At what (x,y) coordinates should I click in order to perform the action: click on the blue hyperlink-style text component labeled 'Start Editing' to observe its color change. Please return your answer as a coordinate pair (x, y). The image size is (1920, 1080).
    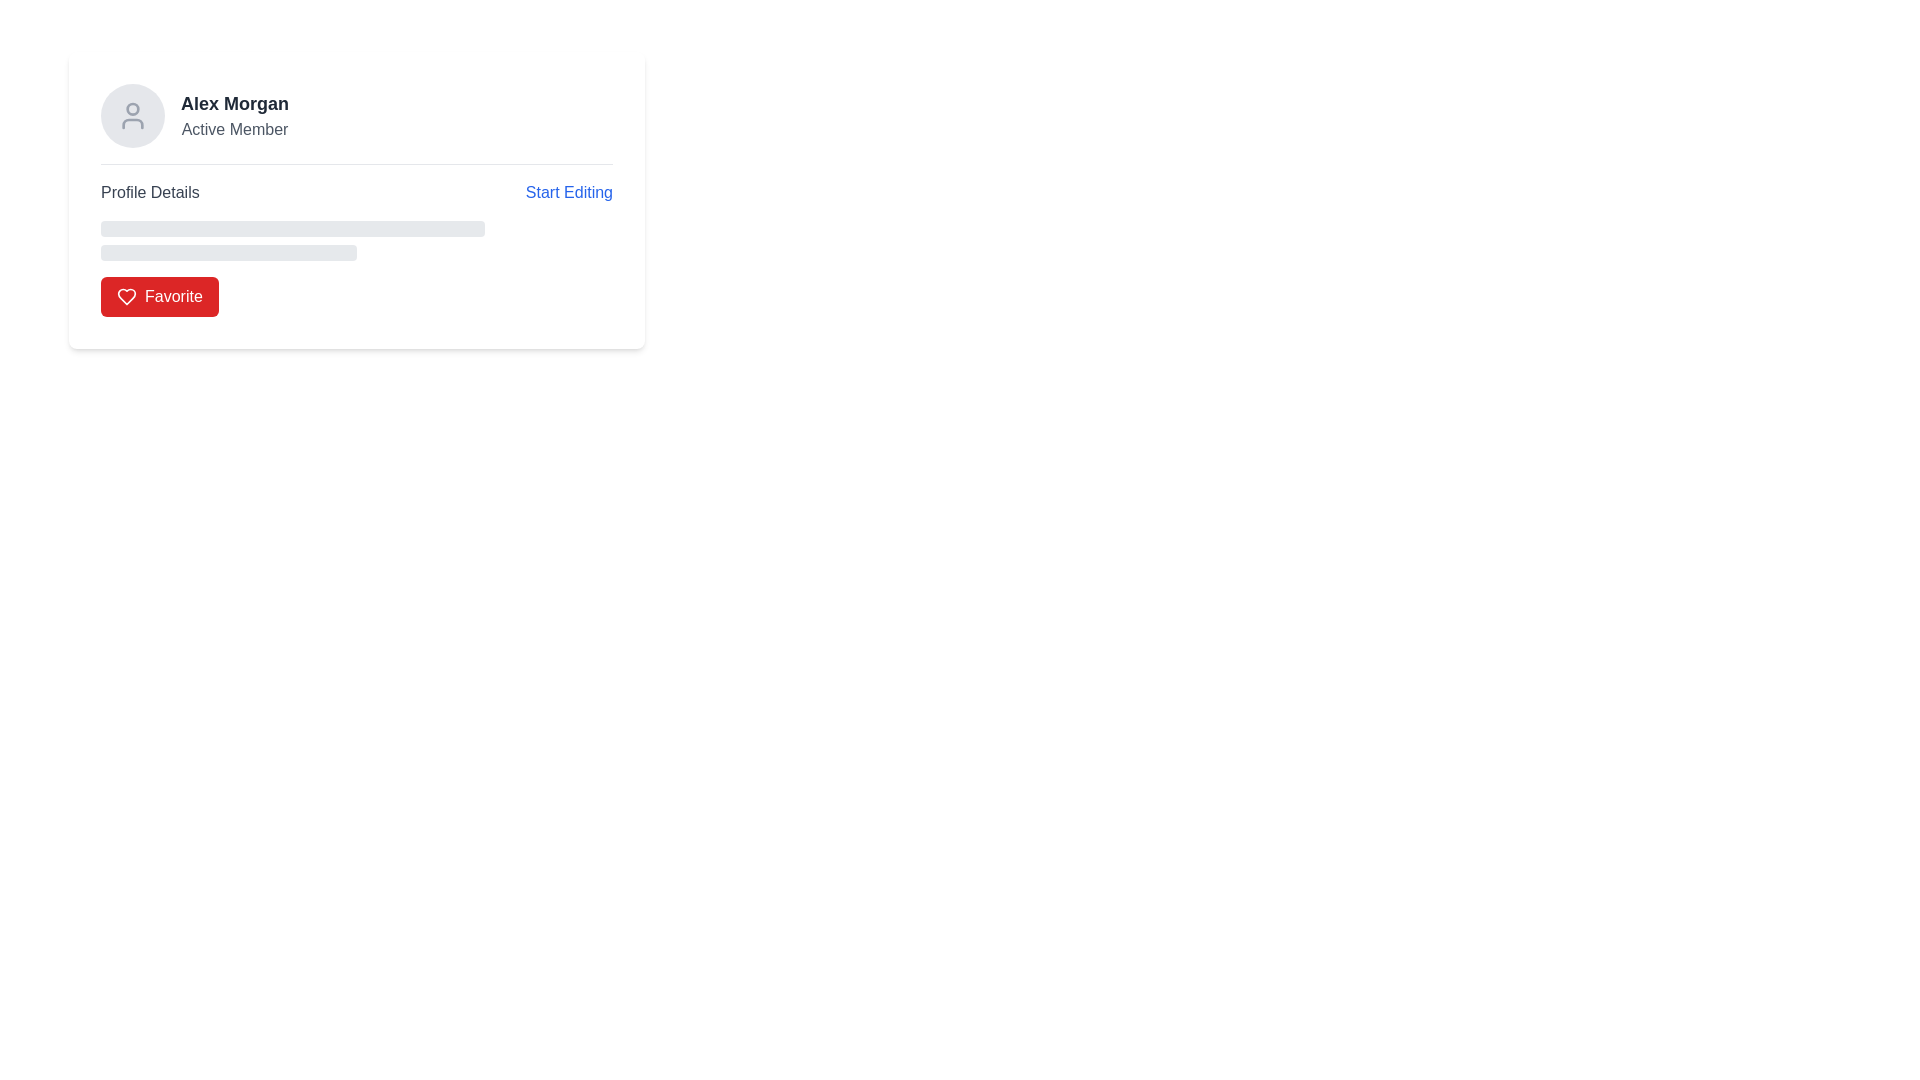
    Looking at the image, I should click on (568, 192).